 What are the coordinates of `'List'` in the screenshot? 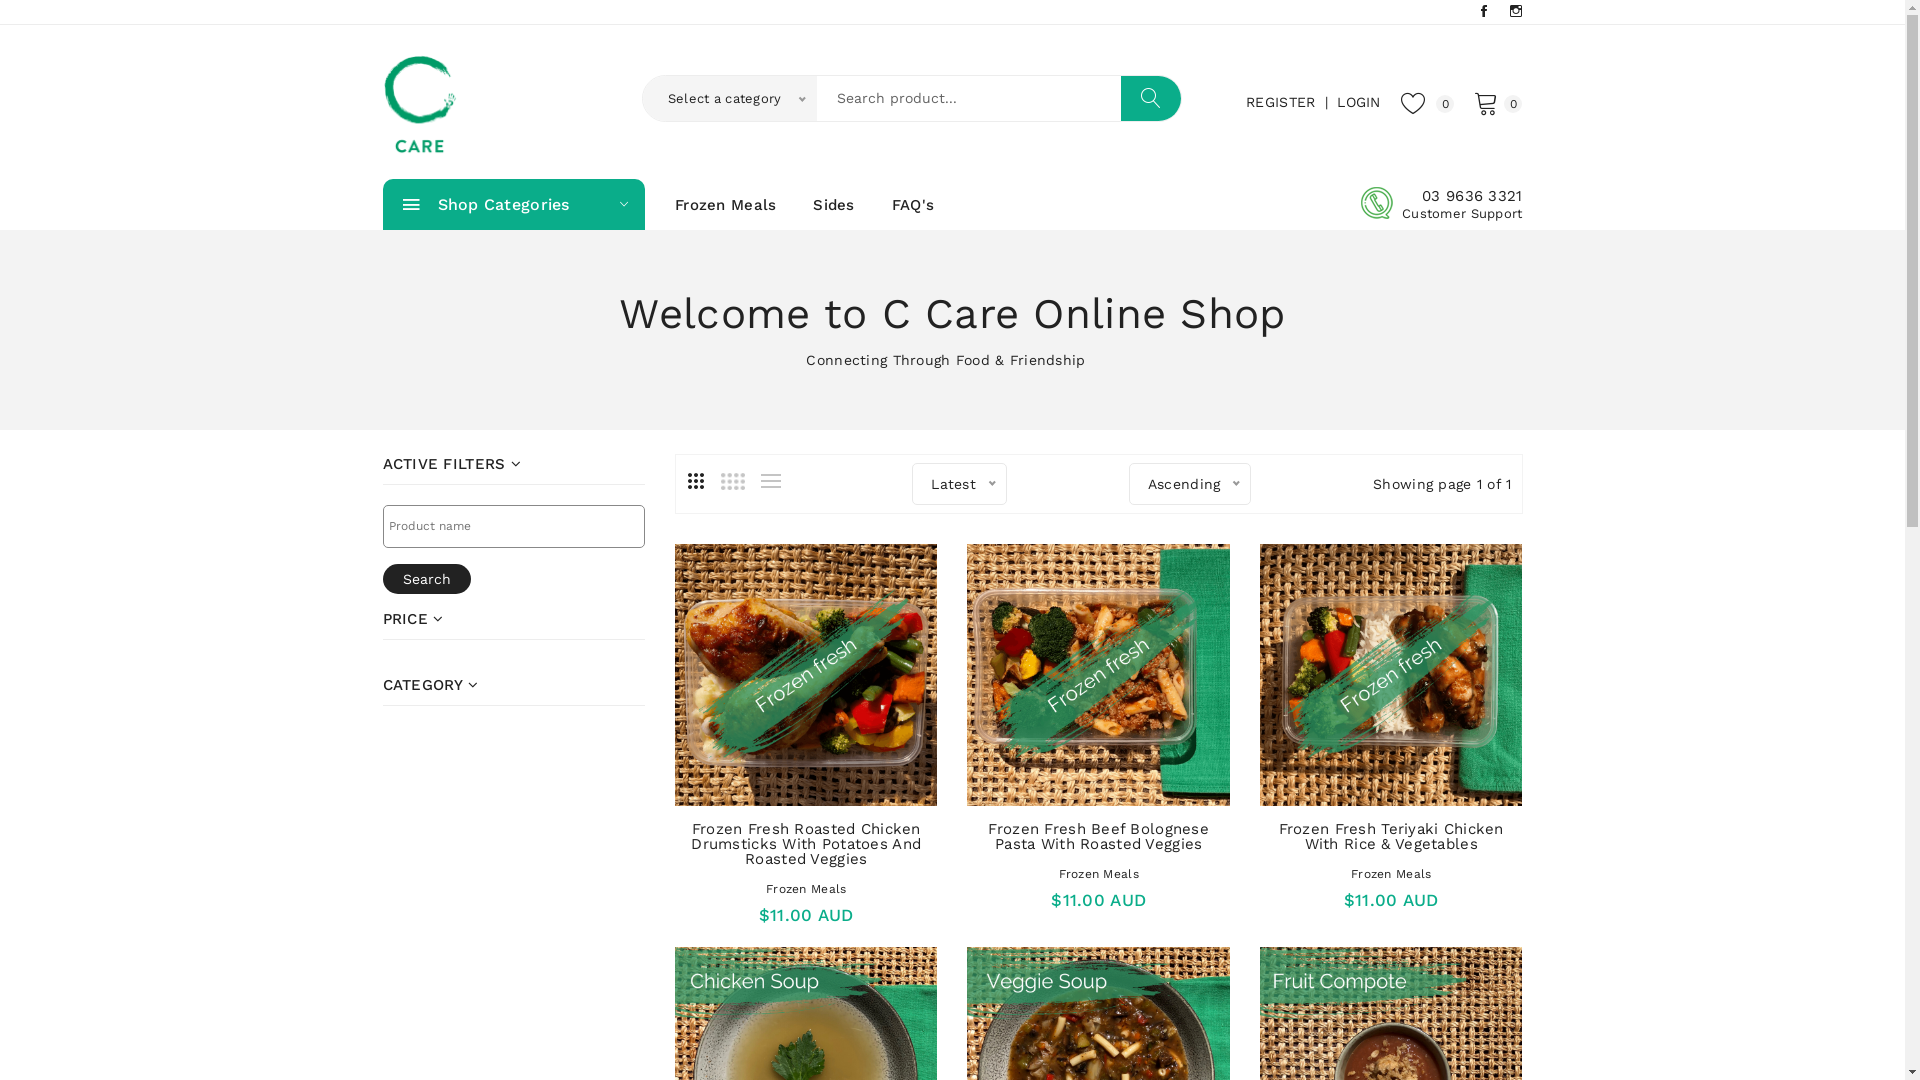 It's located at (770, 481).